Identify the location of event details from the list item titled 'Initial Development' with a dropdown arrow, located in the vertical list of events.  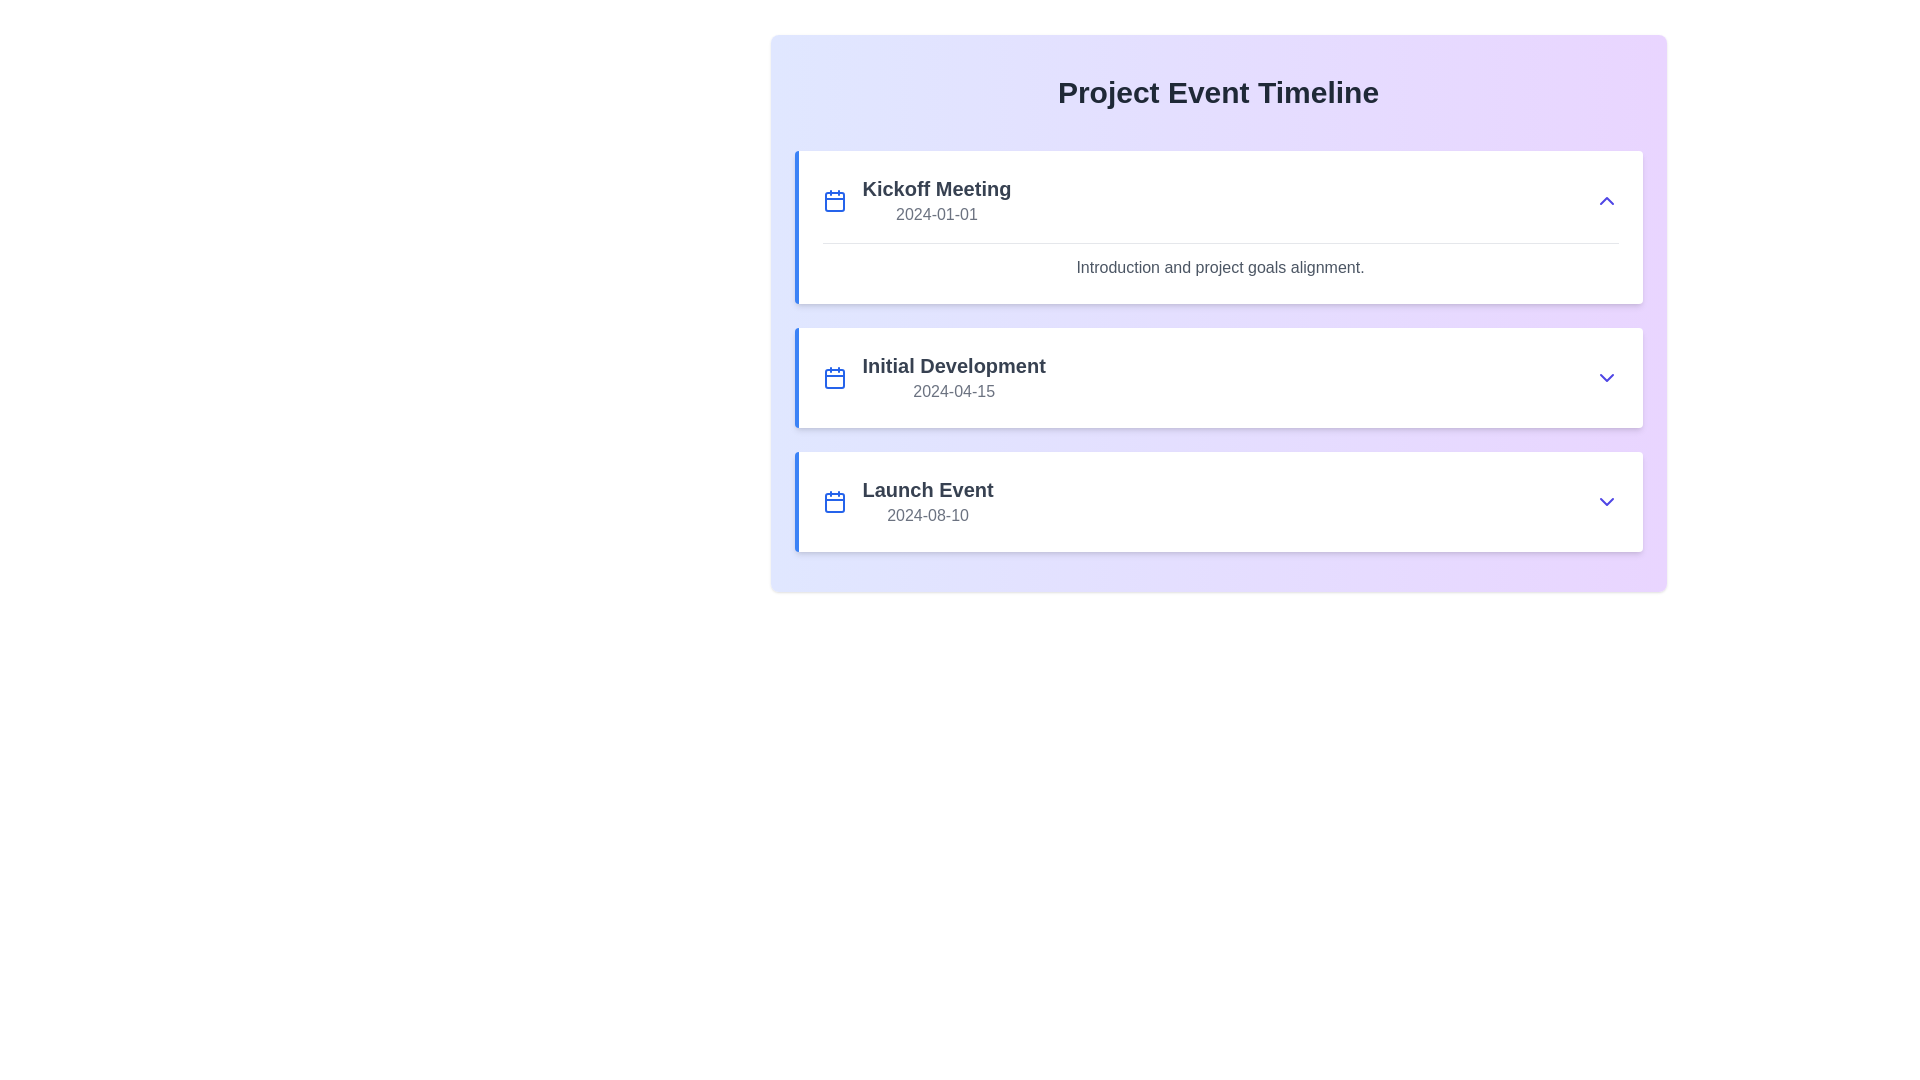
(1219, 378).